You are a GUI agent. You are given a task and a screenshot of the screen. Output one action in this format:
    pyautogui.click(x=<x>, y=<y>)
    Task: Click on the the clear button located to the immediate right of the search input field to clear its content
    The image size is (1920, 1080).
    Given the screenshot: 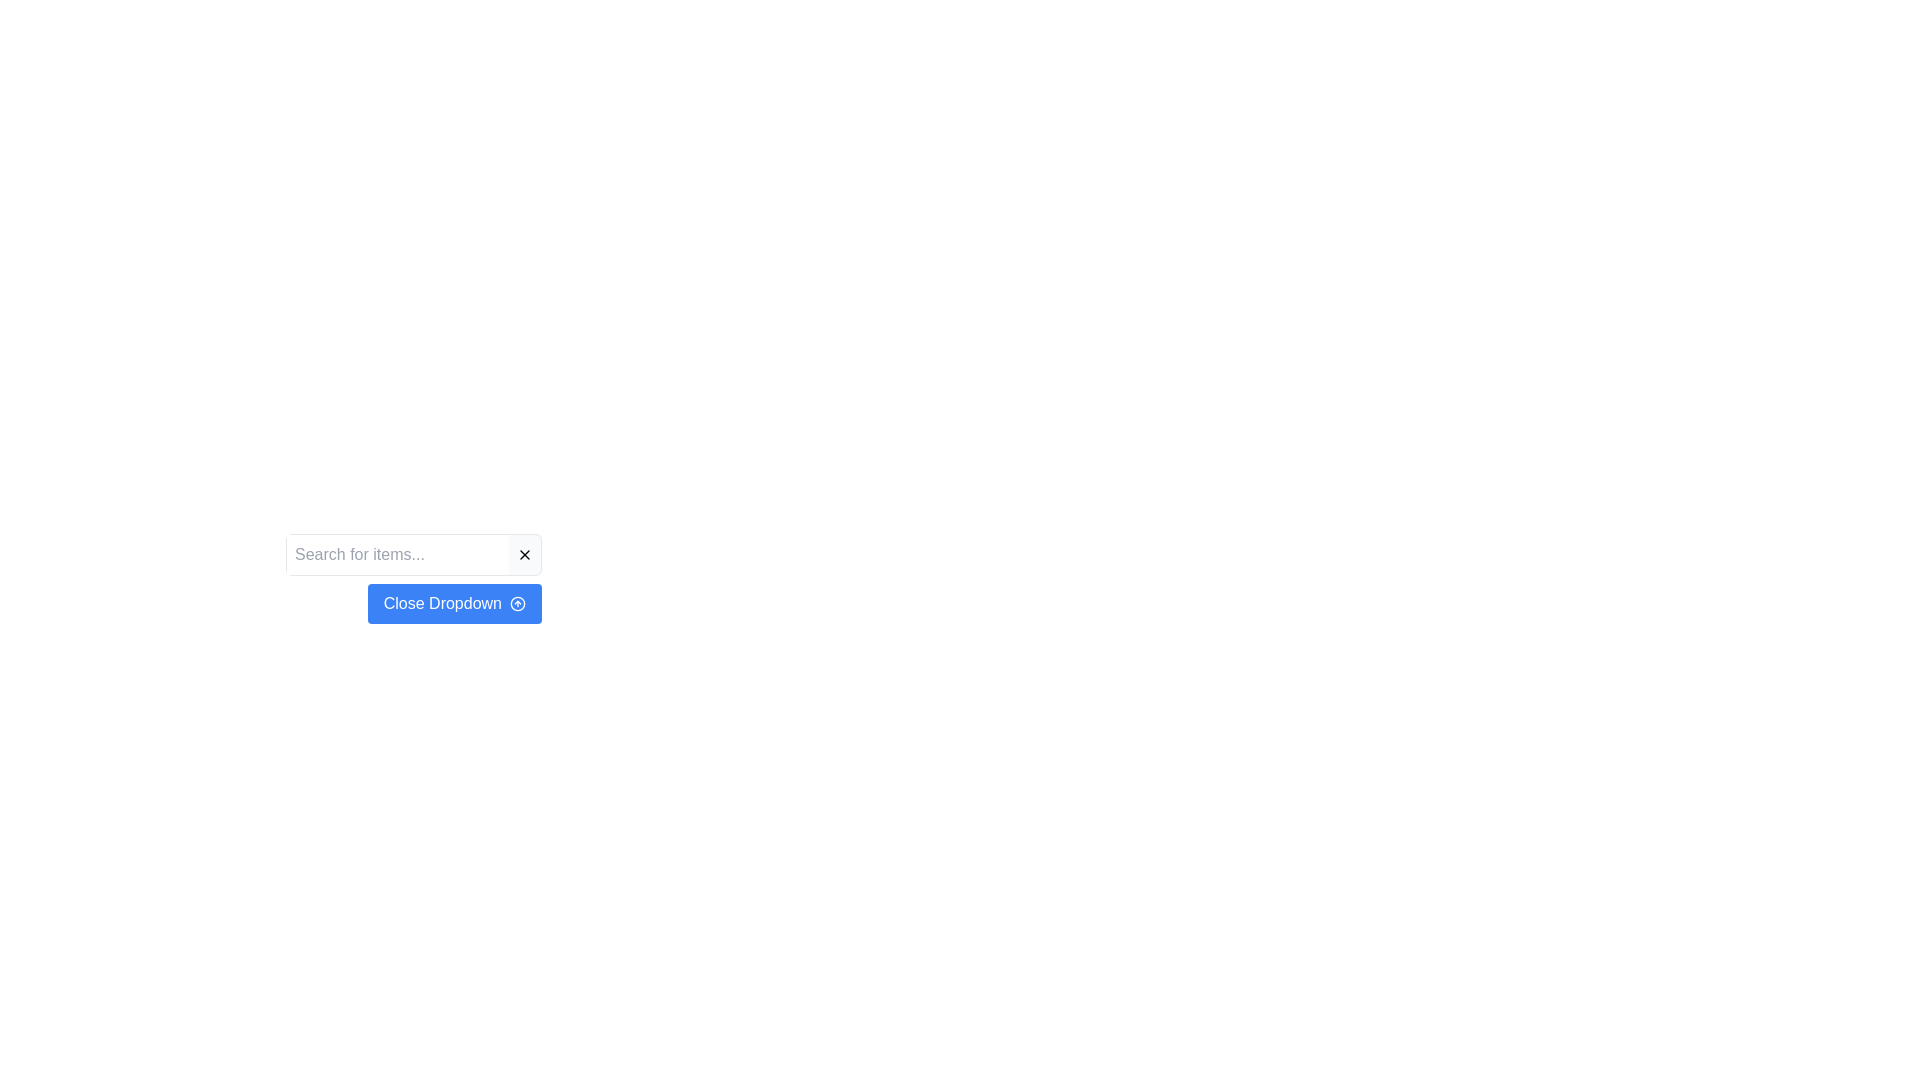 What is the action you would take?
    pyautogui.click(x=524, y=555)
    